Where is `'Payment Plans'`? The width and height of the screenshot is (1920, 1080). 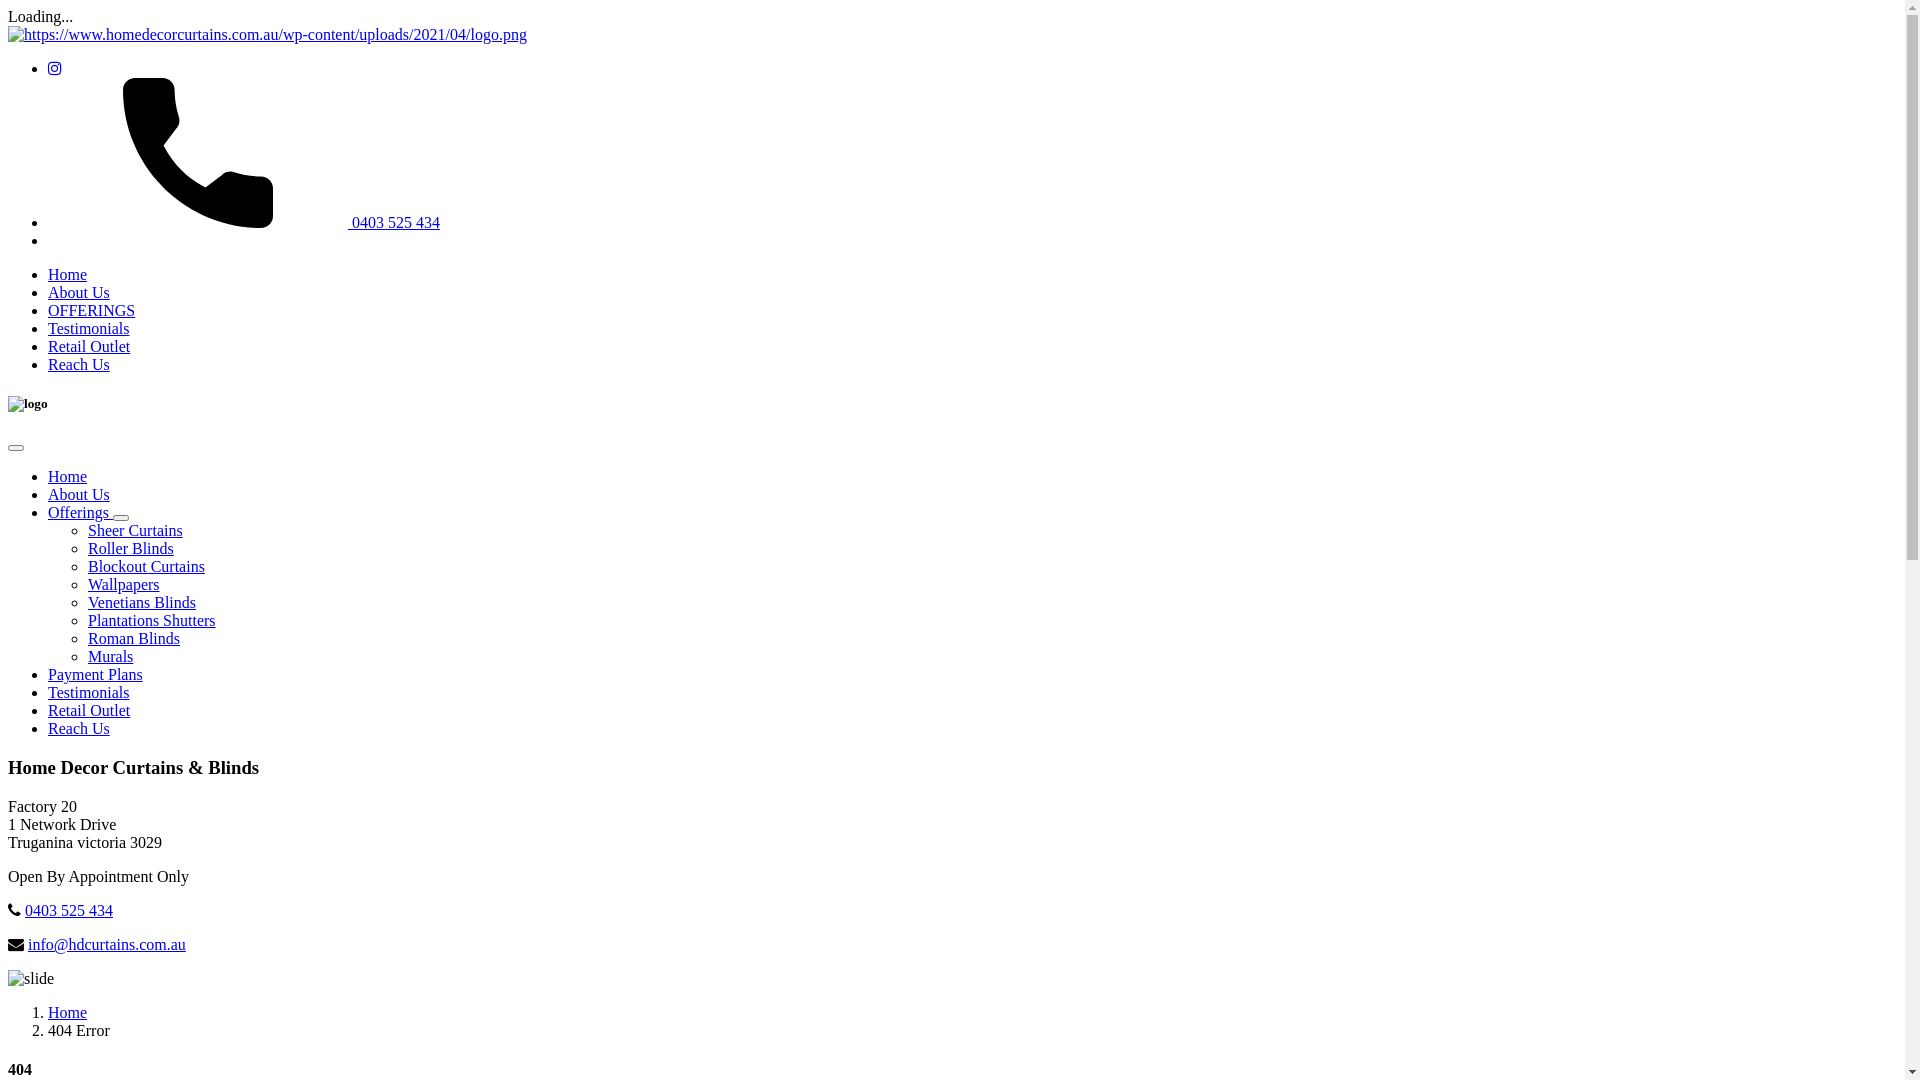
'Payment Plans' is located at coordinates (94, 674).